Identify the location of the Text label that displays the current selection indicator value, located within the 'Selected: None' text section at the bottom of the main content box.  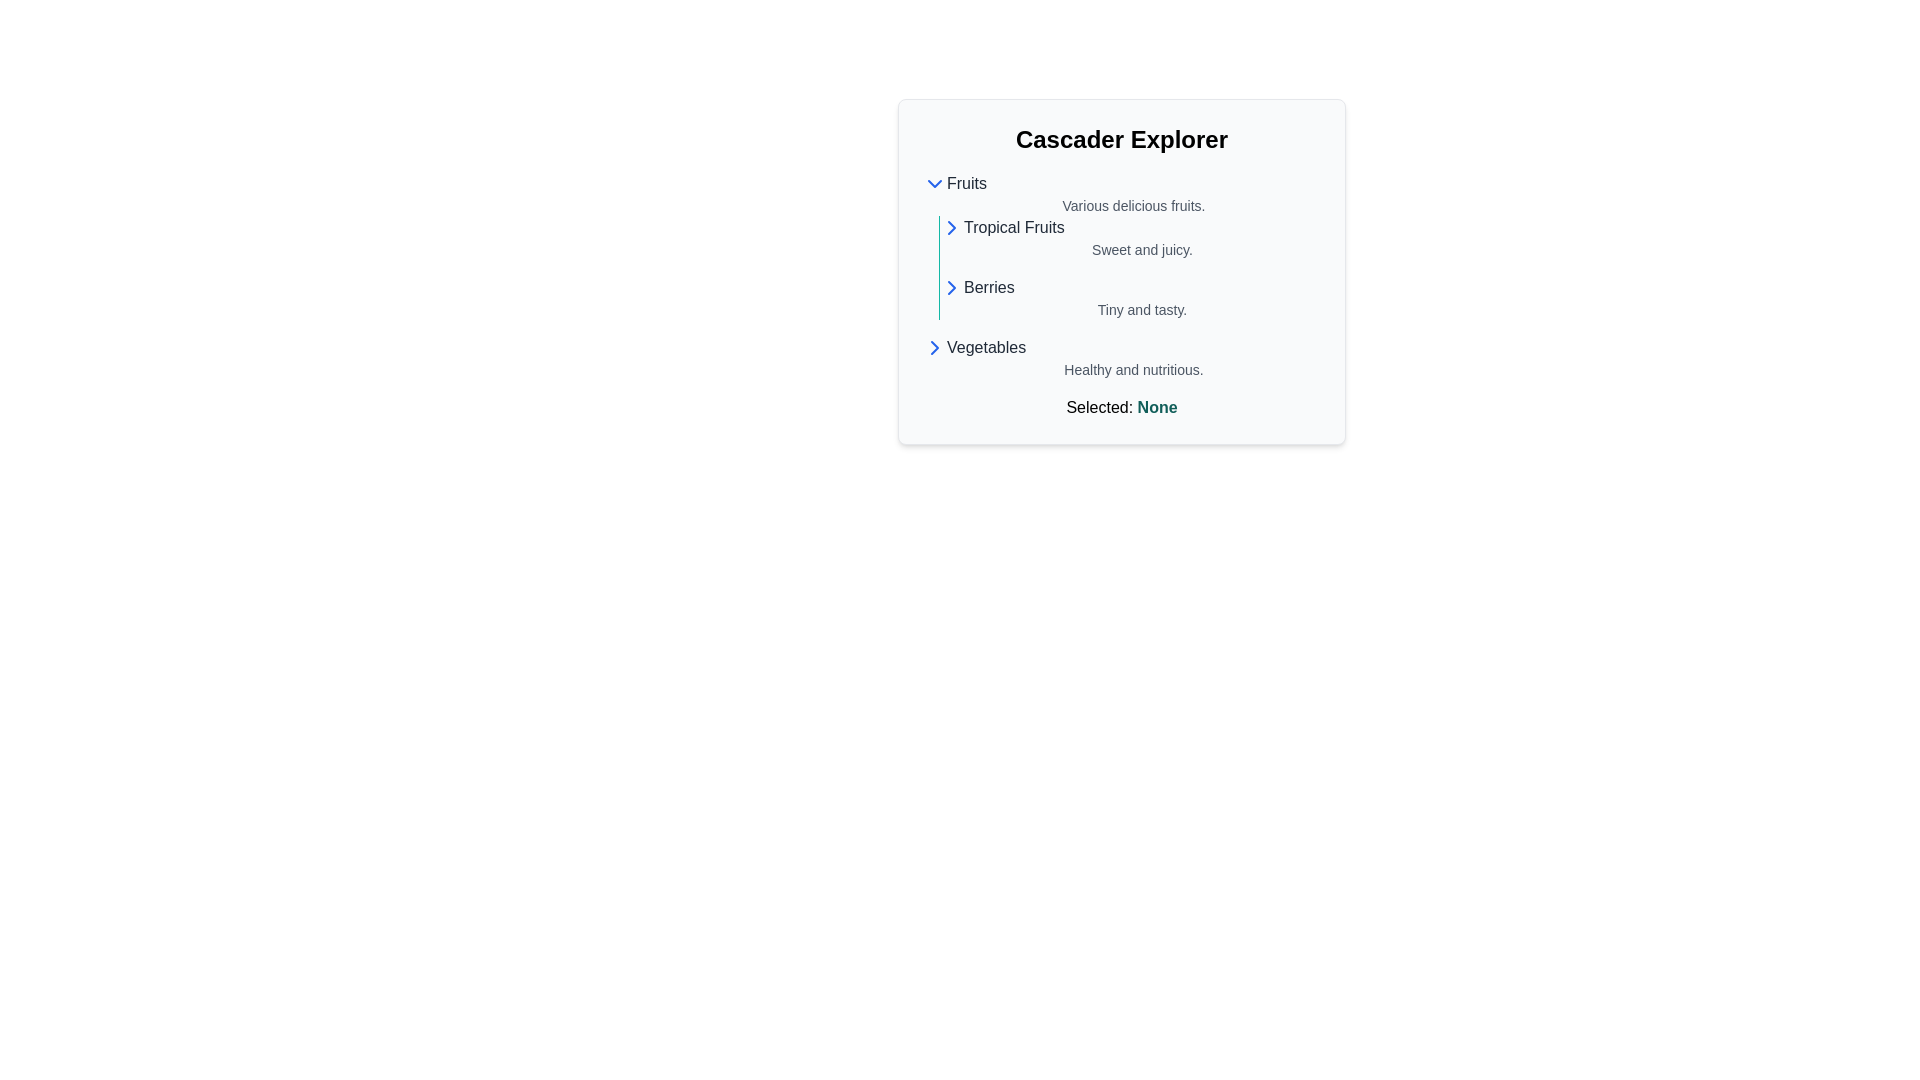
(1157, 406).